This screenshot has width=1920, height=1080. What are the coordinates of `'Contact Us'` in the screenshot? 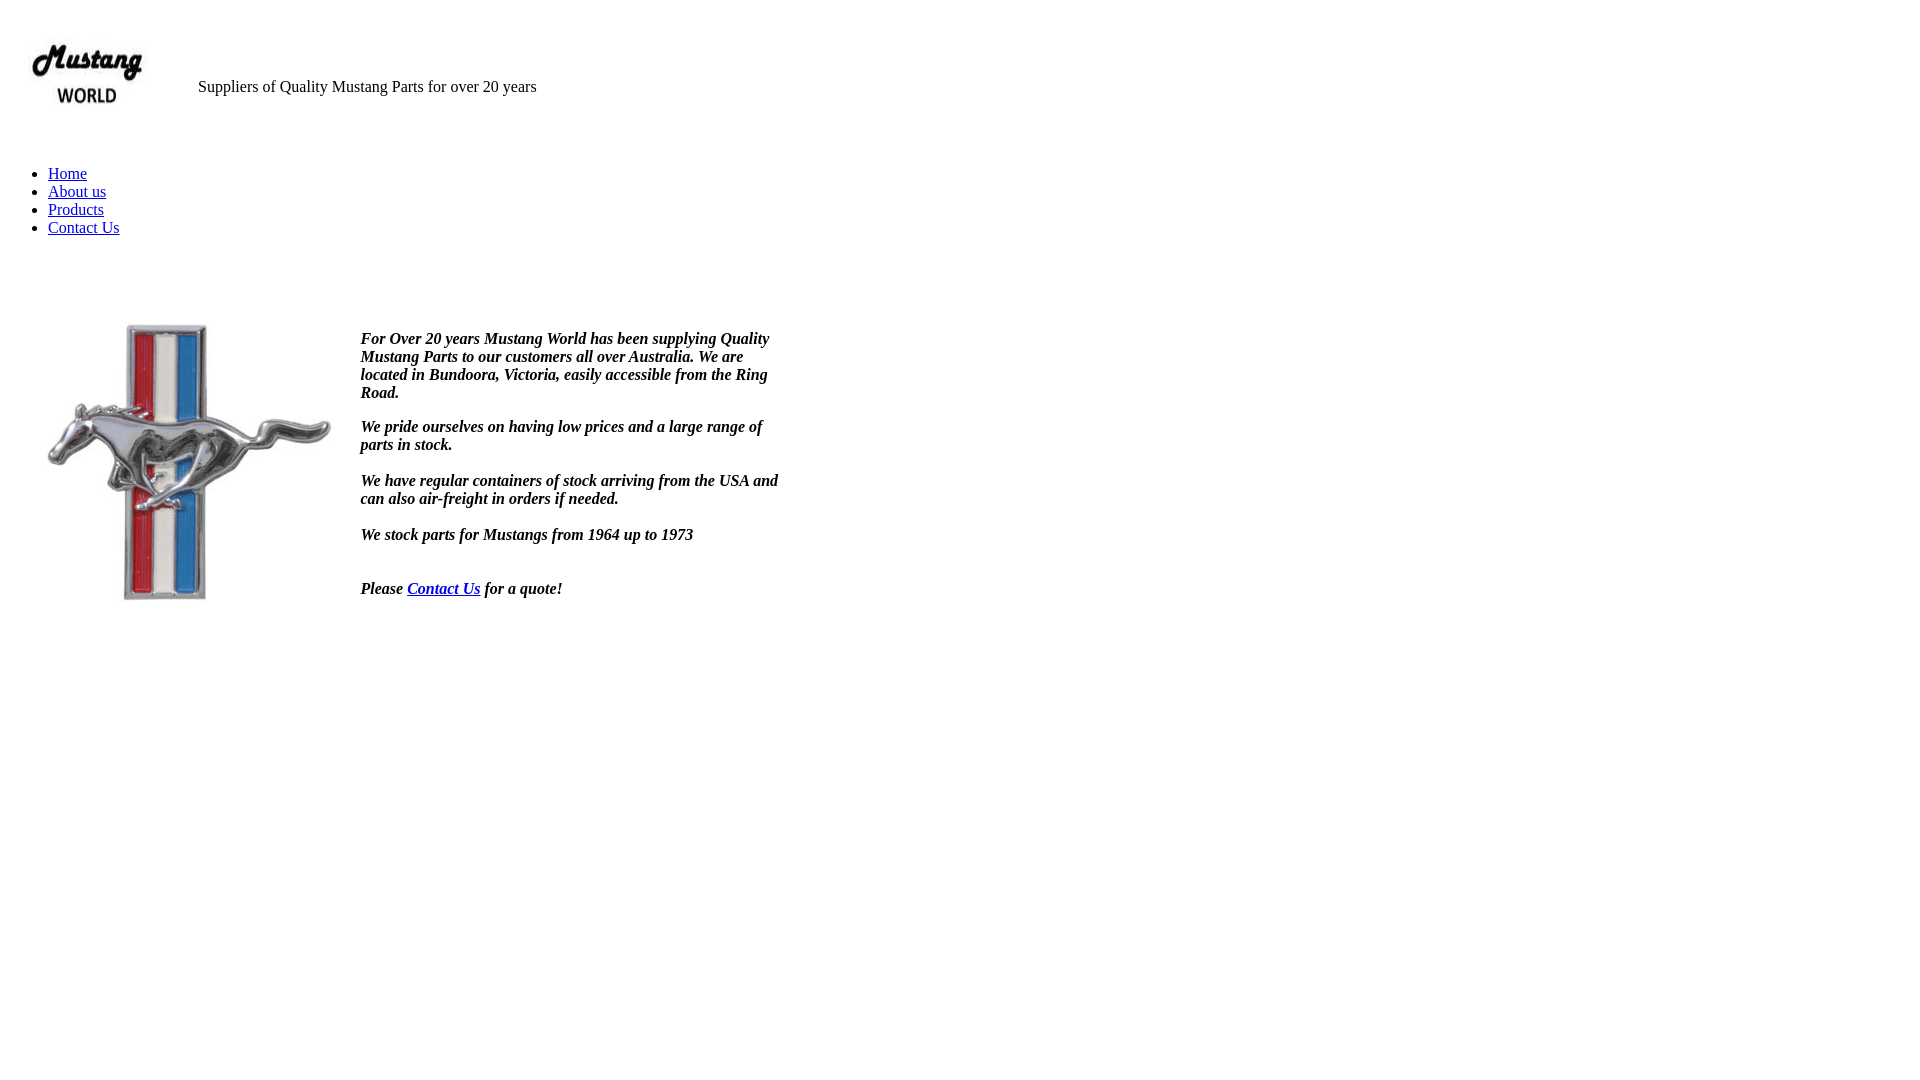 It's located at (82, 226).